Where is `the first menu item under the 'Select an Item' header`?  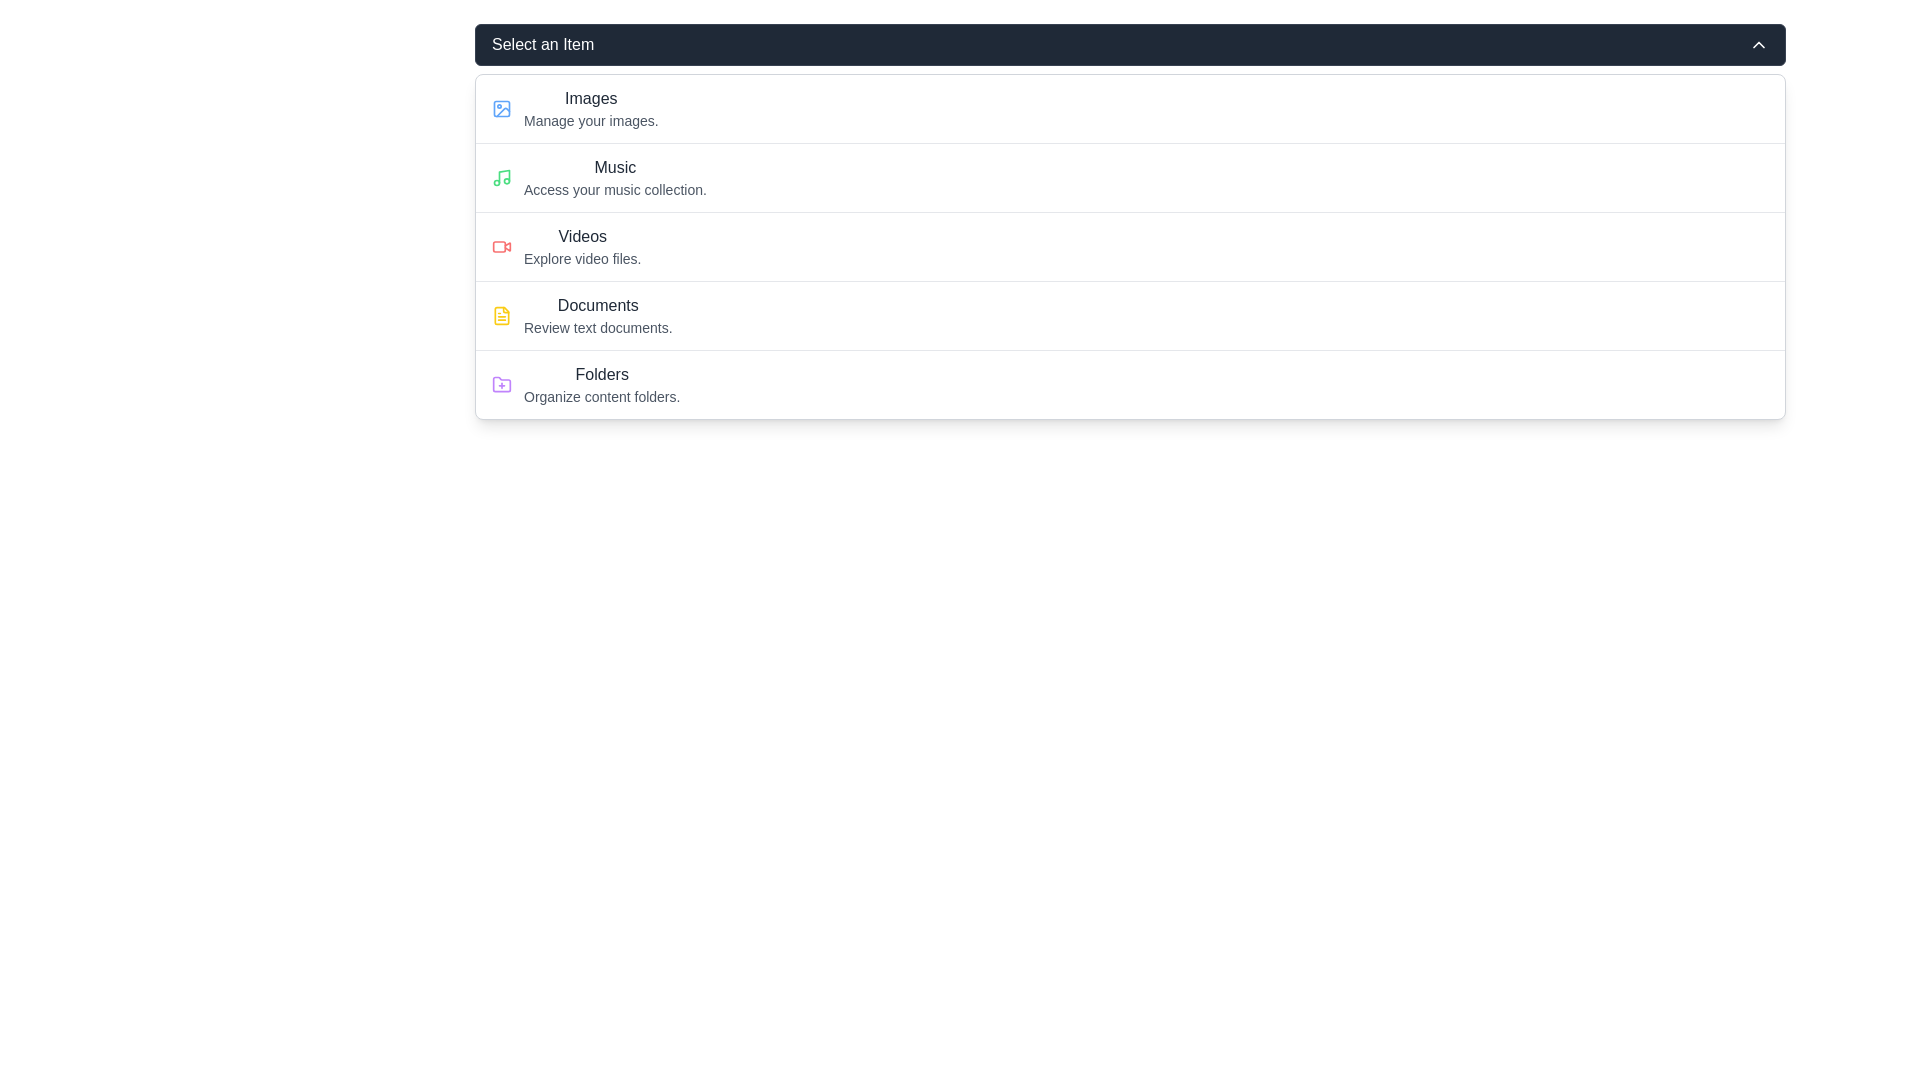 the first menu item under the 'Select an Item' header is located at coordinates (590, 108).